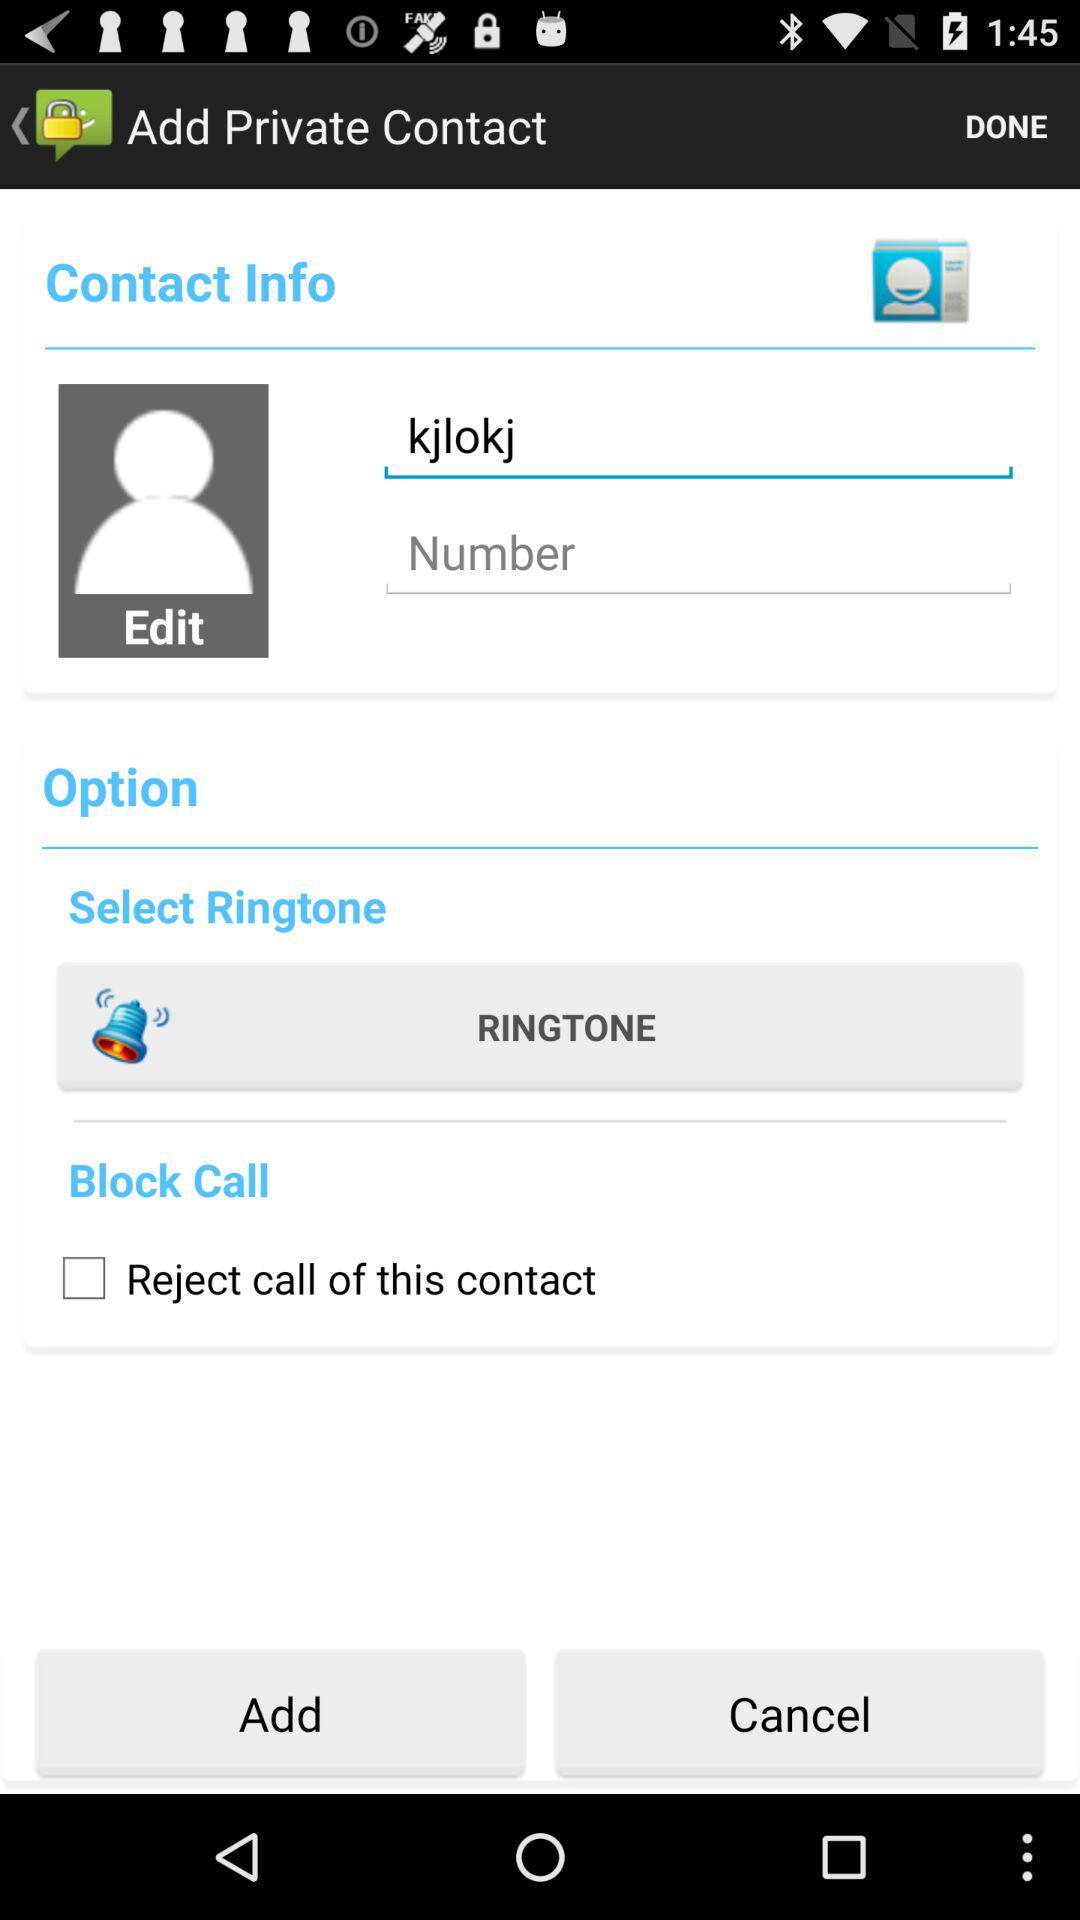 This screenshot has height=1920, width=1080. I want to click on avatar picture, so click(162, 489).